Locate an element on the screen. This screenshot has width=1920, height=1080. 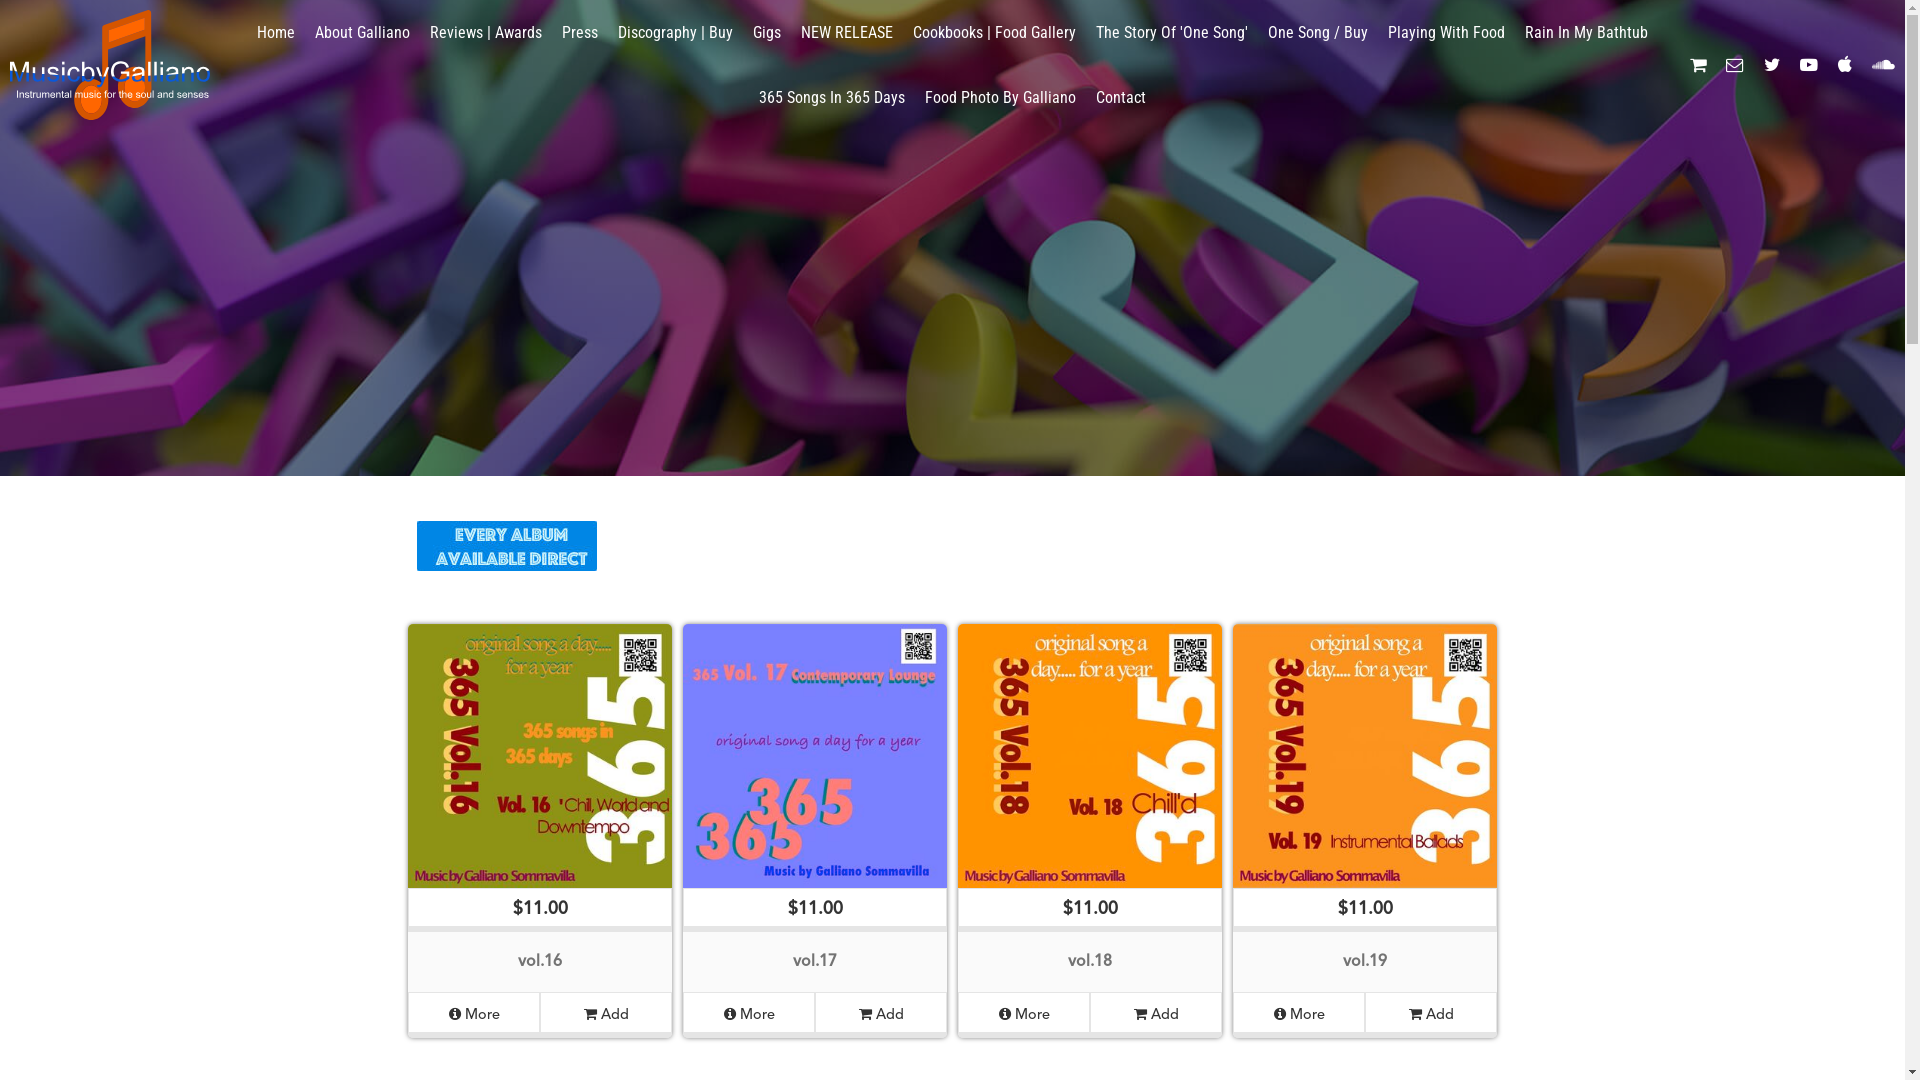
'$11.00' is located at coordinates (1232, 777).